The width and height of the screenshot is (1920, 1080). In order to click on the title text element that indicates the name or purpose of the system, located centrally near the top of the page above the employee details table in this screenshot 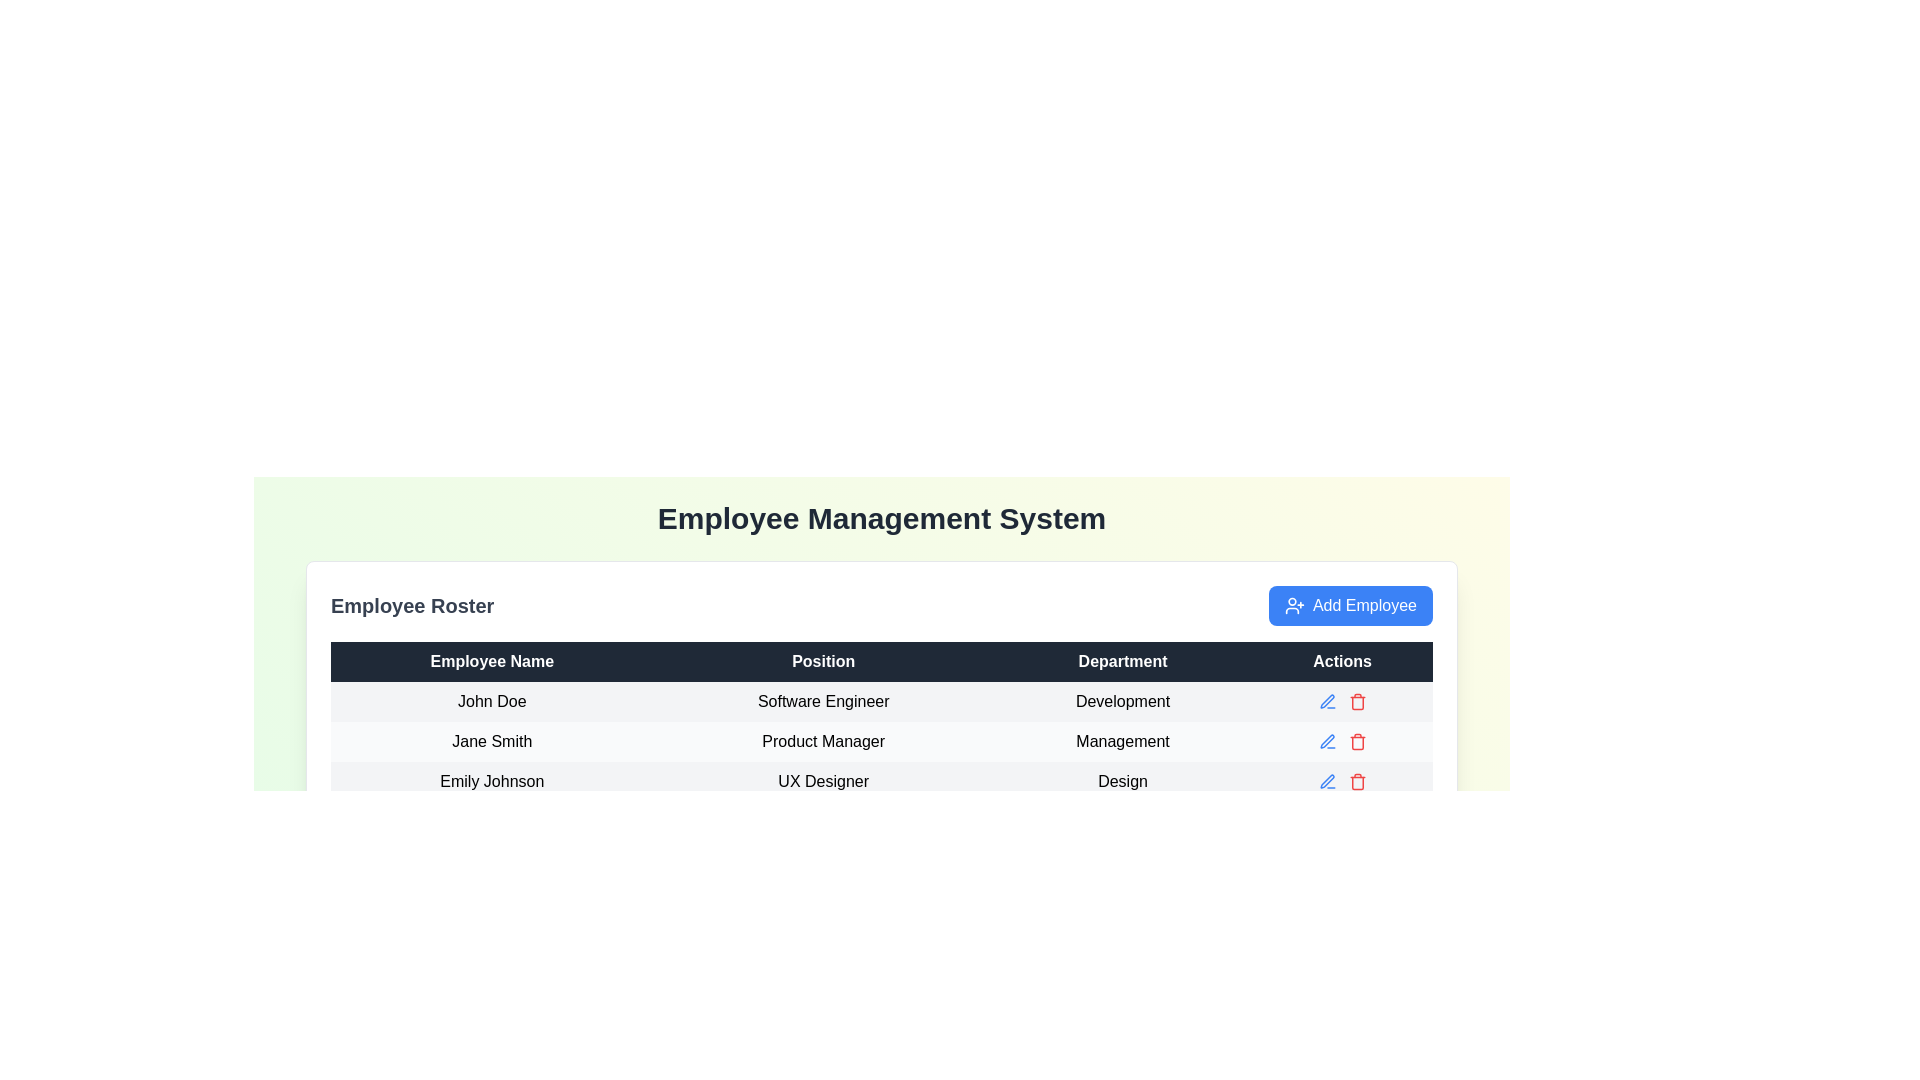, I will do `click(881, 518)`.